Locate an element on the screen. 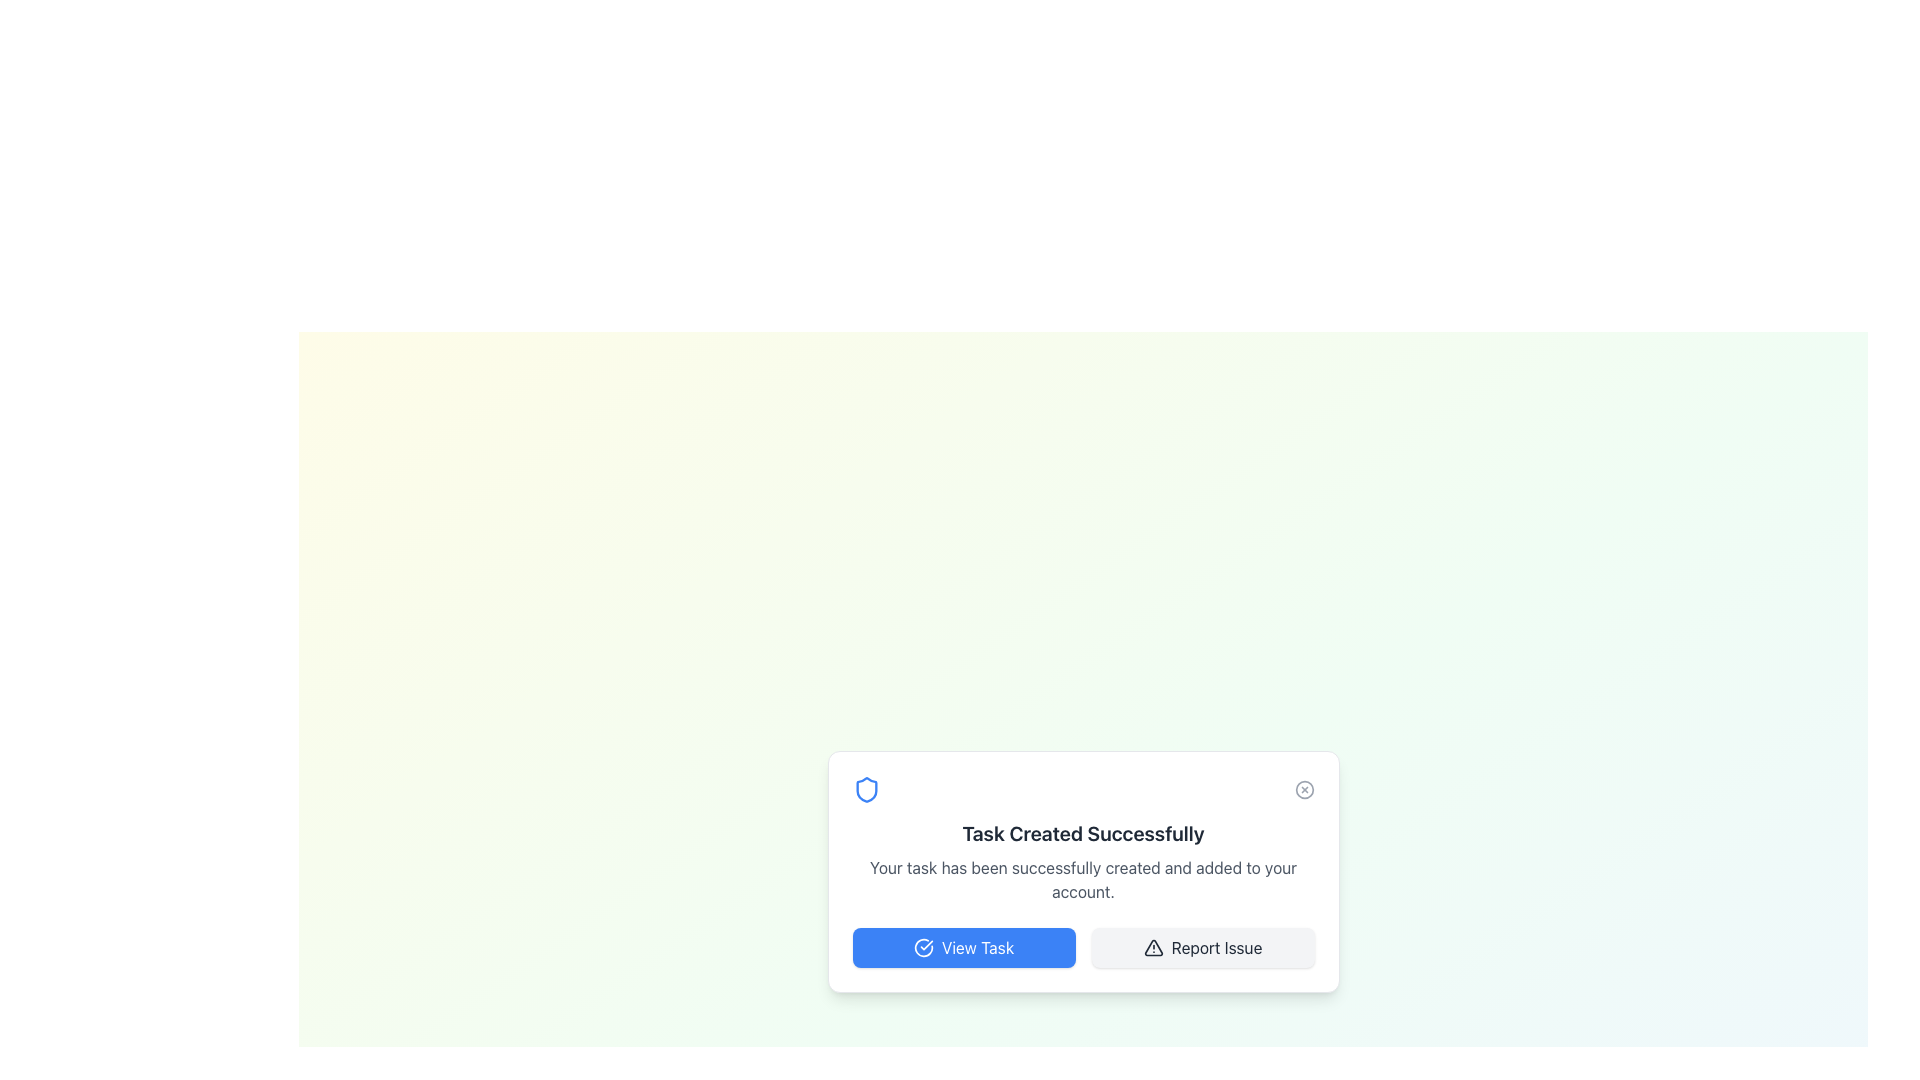 The height and width of the screenshot is (1080, 1920). the close button located at the top-right corner of the card containing the message 'Task Created Successfully' is located at coordinates (1304, 789).